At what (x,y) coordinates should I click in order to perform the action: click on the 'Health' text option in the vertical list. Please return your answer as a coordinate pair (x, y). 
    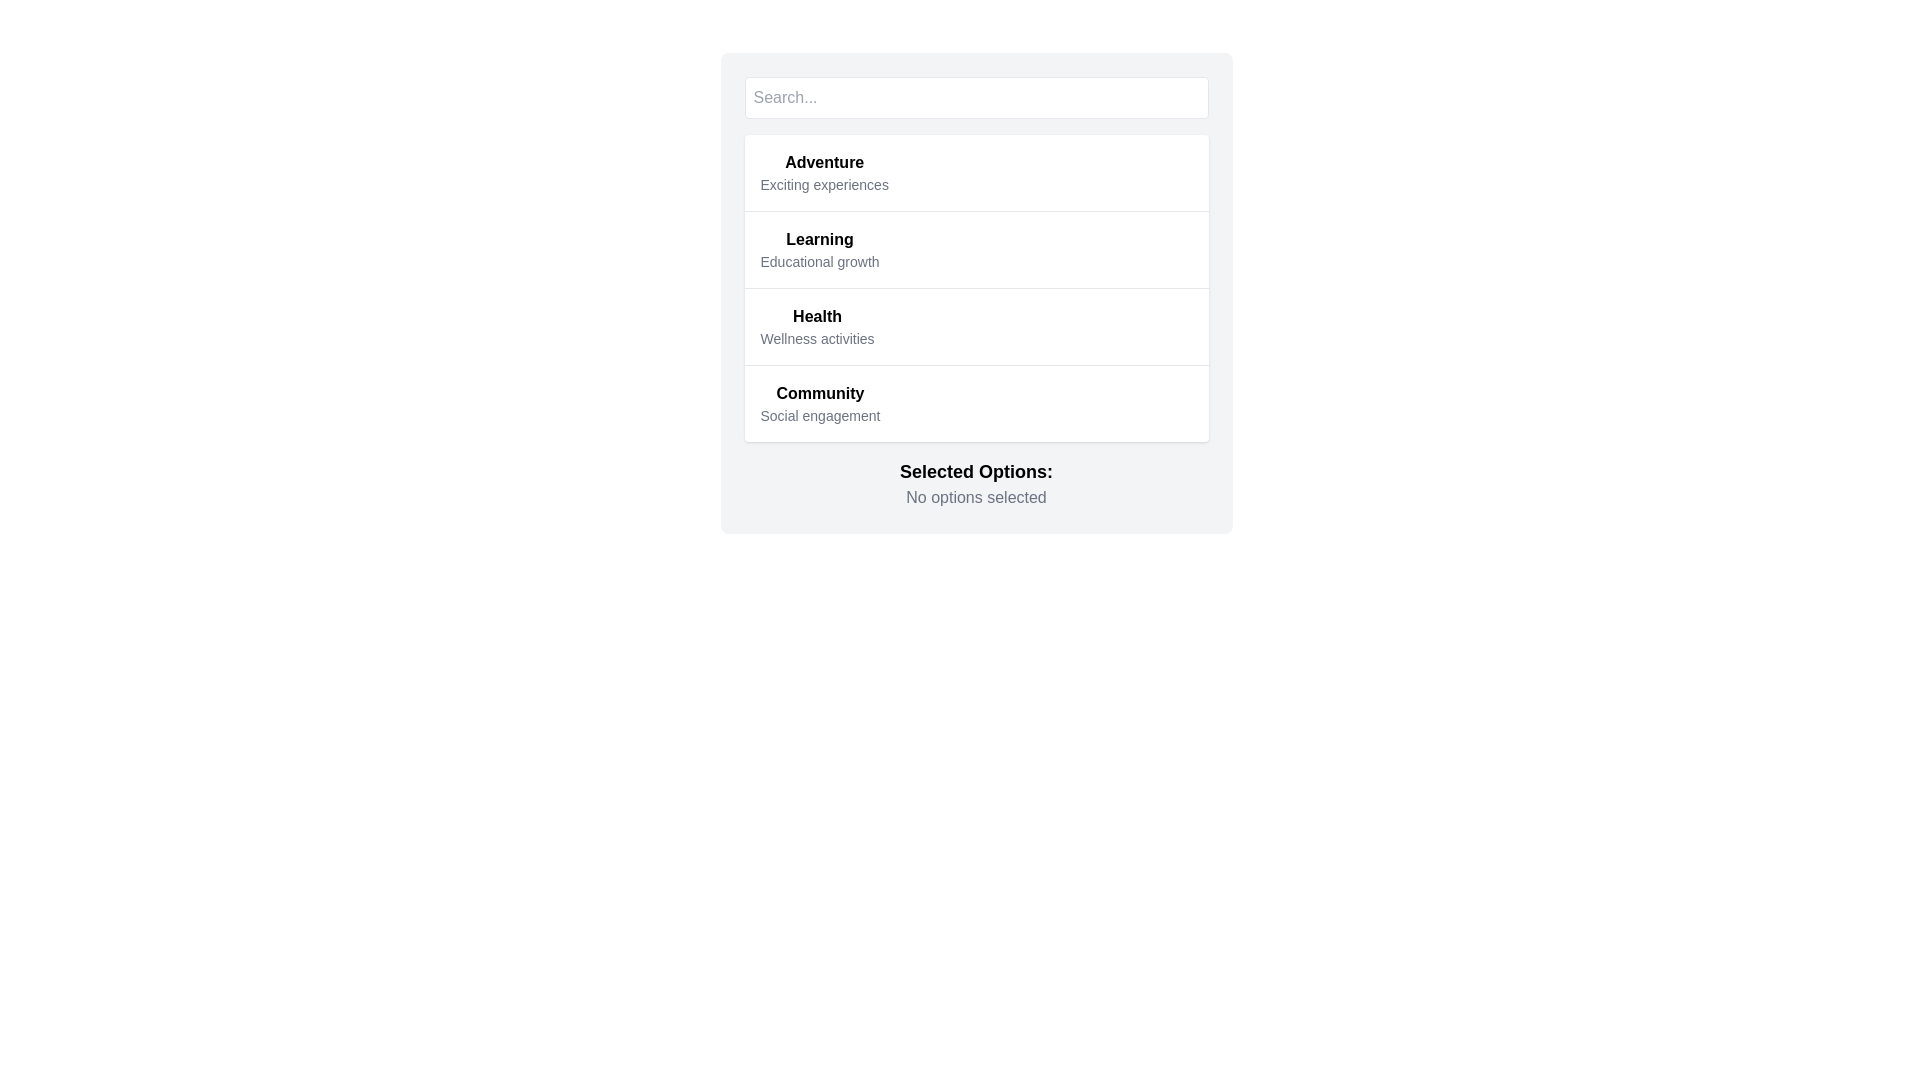
    Looking at the image, I should click on (817, 326).